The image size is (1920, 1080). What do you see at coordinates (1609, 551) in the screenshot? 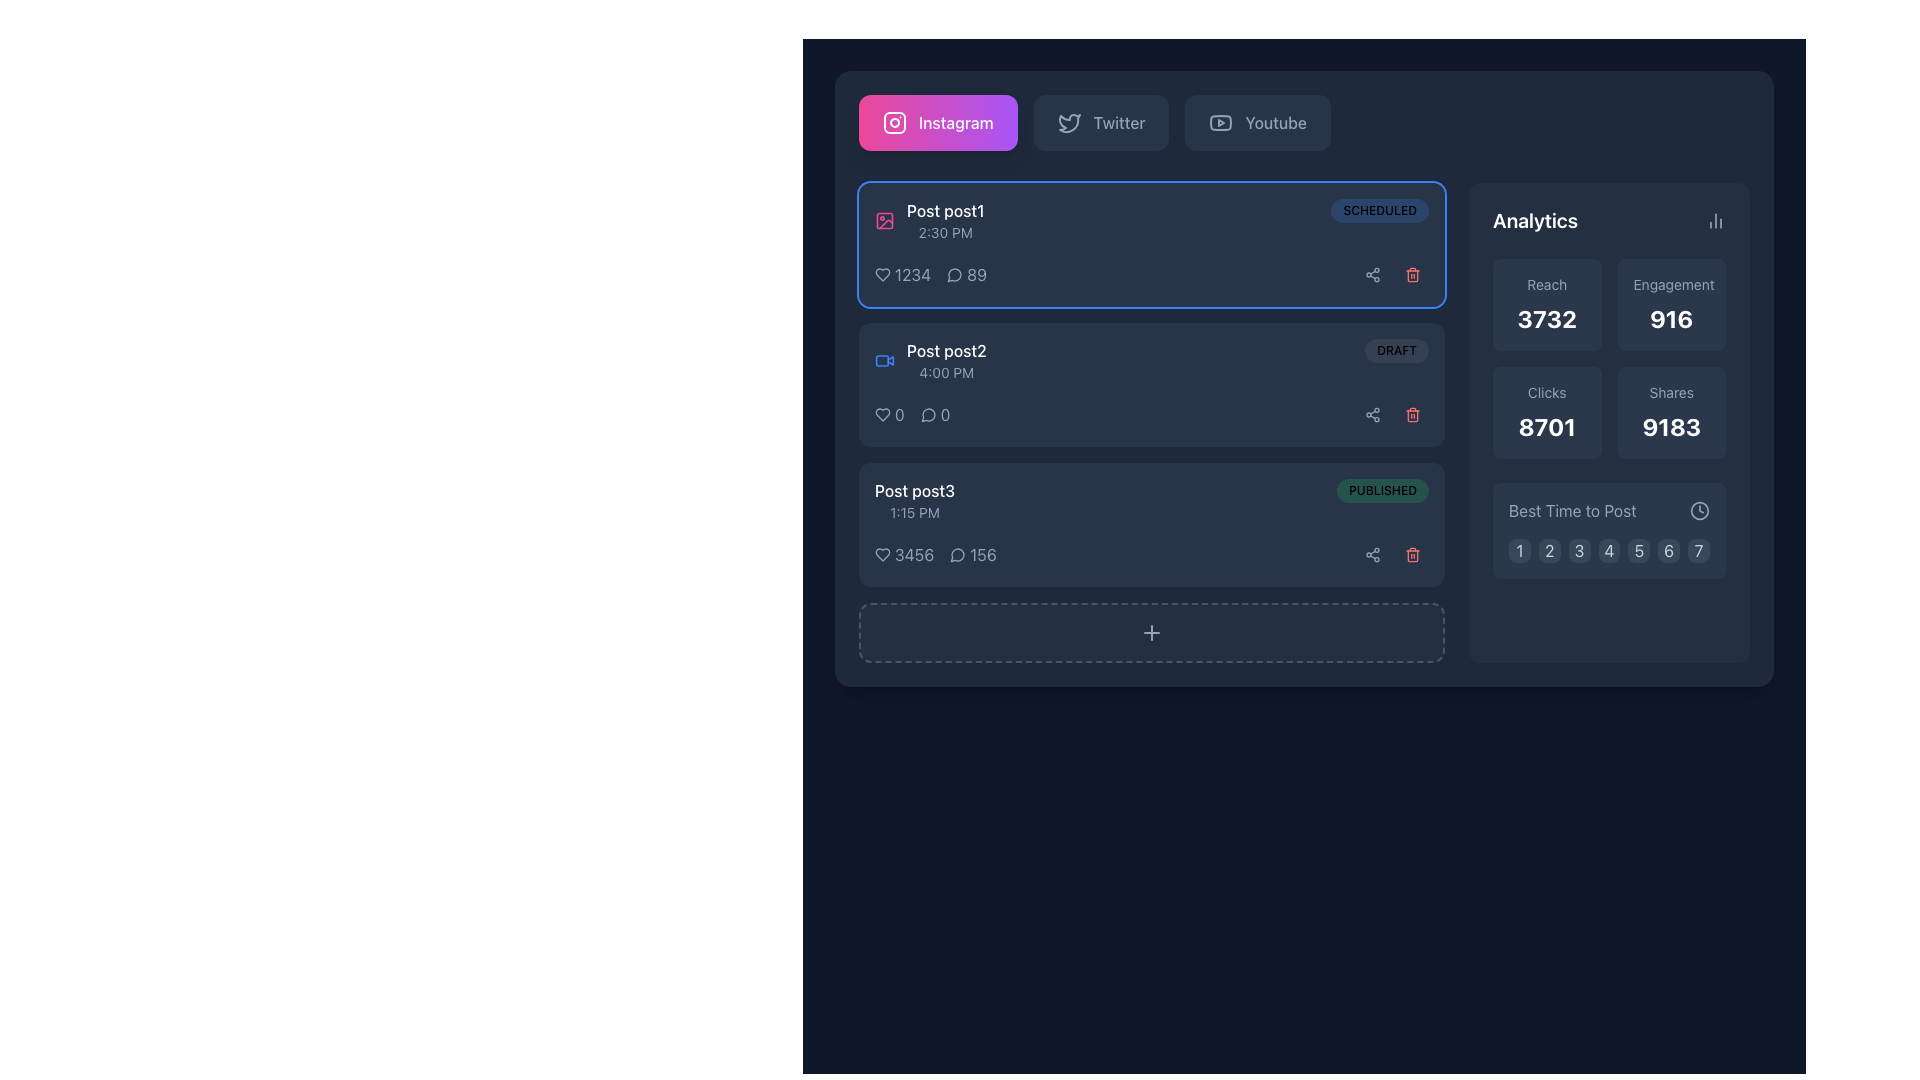
I see `the square-shaped button with a dark slate background and a white number '4'` at bounding box center [1609, 551].